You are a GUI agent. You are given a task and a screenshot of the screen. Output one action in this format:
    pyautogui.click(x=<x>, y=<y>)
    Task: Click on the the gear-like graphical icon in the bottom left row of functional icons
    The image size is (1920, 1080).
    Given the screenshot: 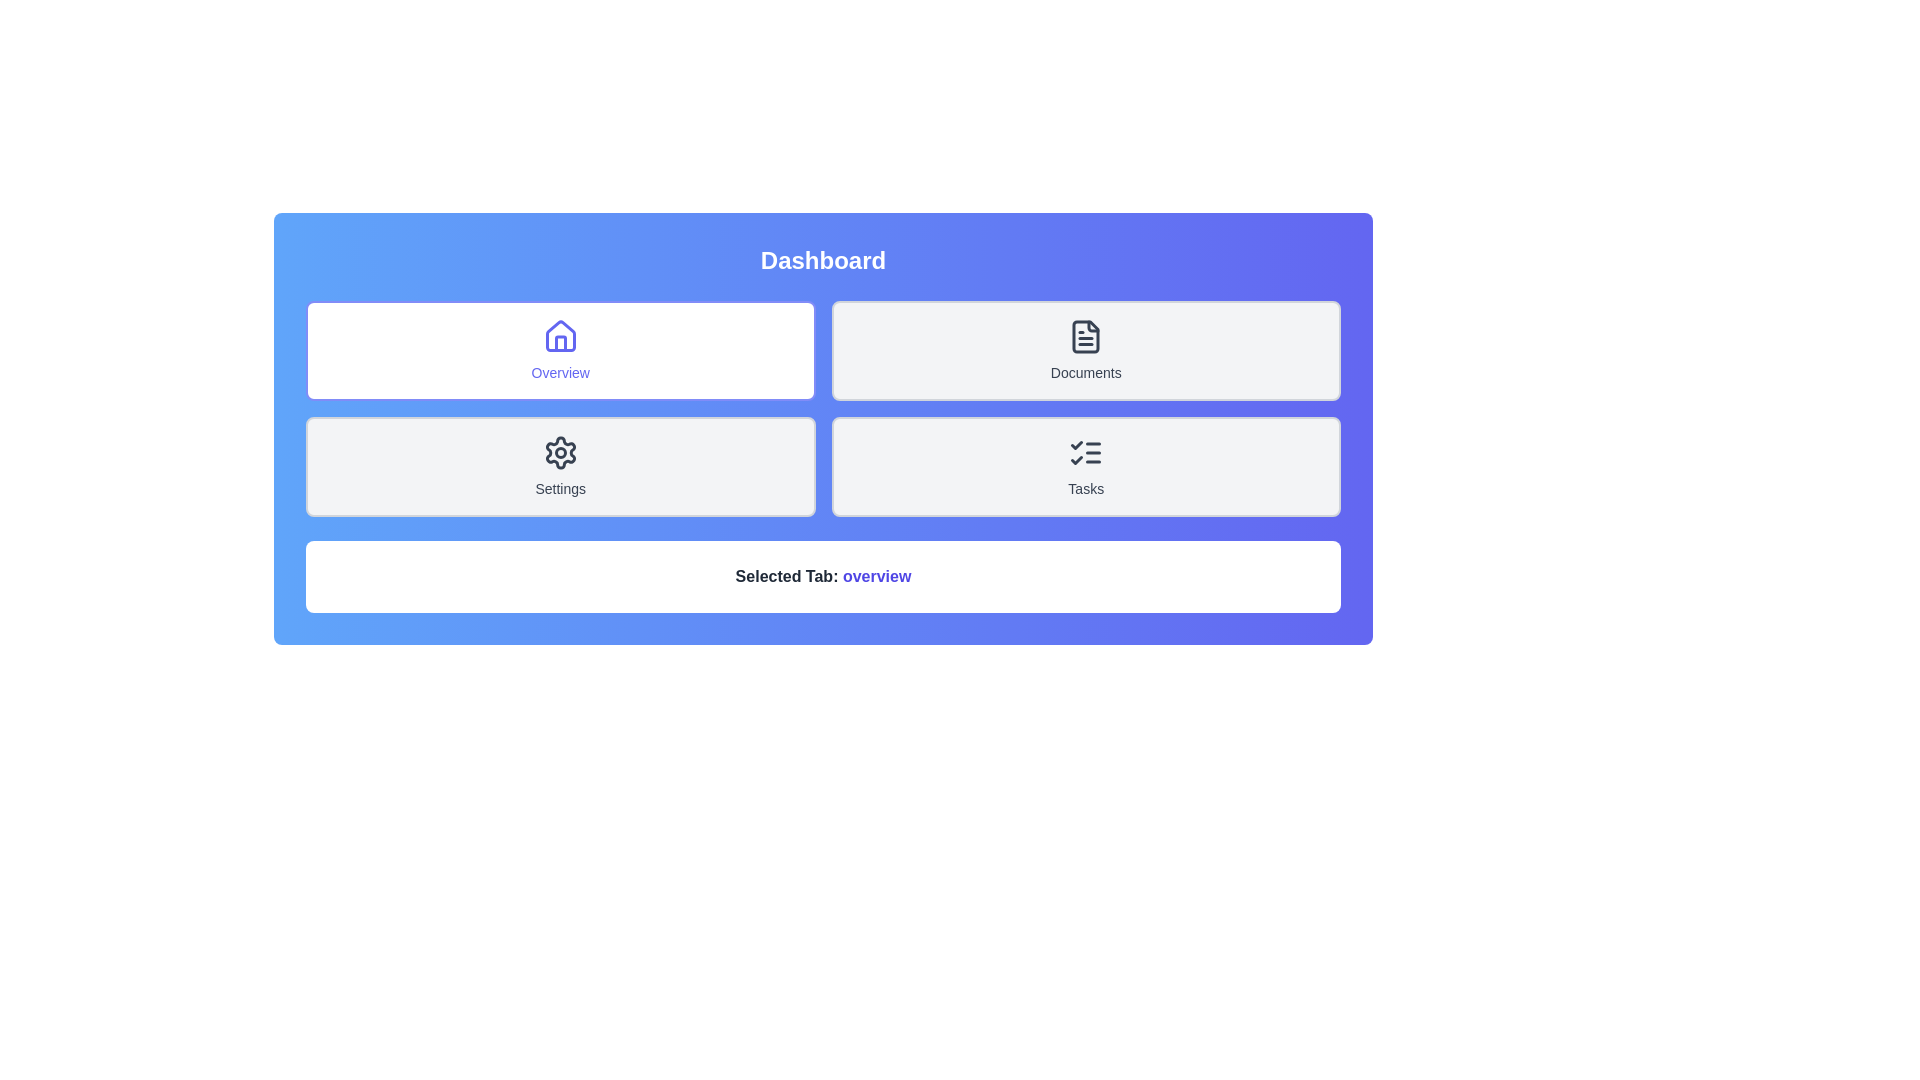 What is the action you would take?
    pyautogui.click(x=560, y=452)
    